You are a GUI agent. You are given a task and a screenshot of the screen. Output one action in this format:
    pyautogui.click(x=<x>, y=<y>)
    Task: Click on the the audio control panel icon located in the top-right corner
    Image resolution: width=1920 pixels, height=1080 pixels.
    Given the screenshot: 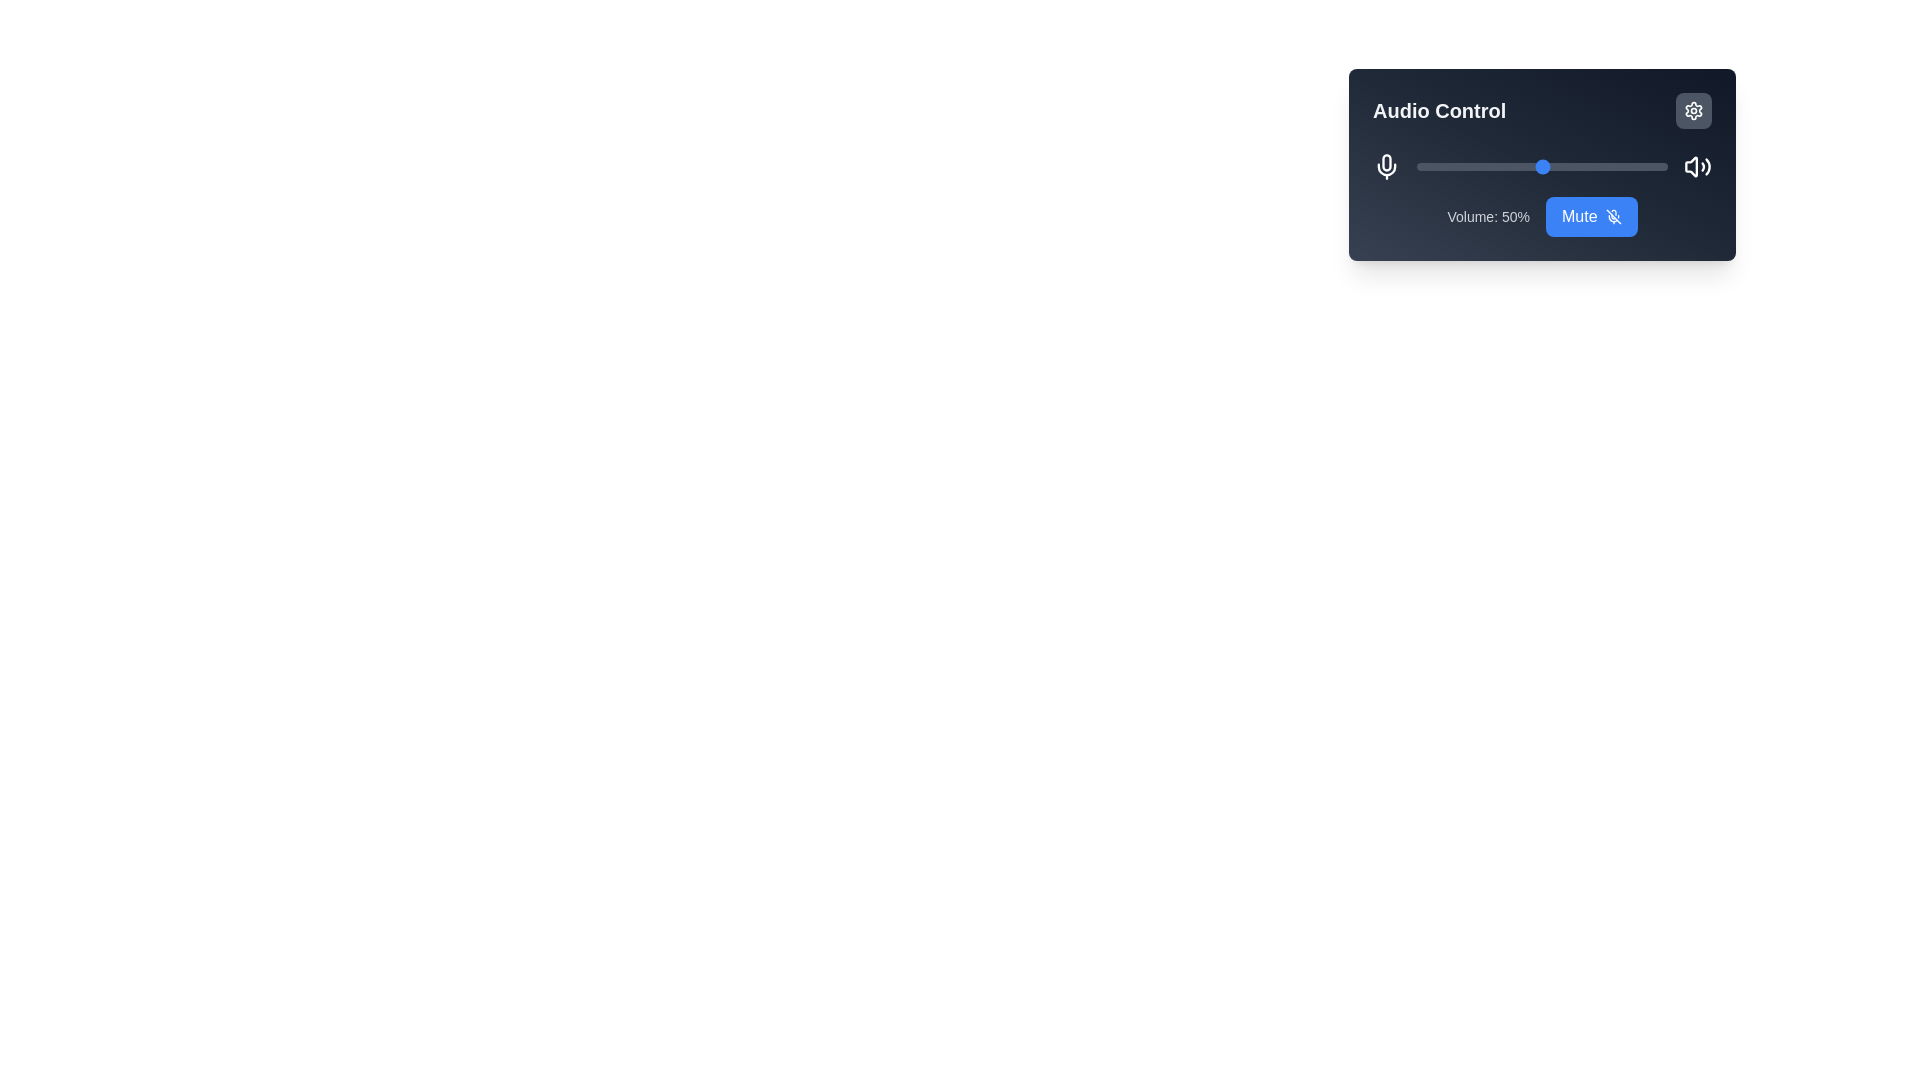 What is the action you would take?
    pyautogui.click(x=1693, y=111)
    